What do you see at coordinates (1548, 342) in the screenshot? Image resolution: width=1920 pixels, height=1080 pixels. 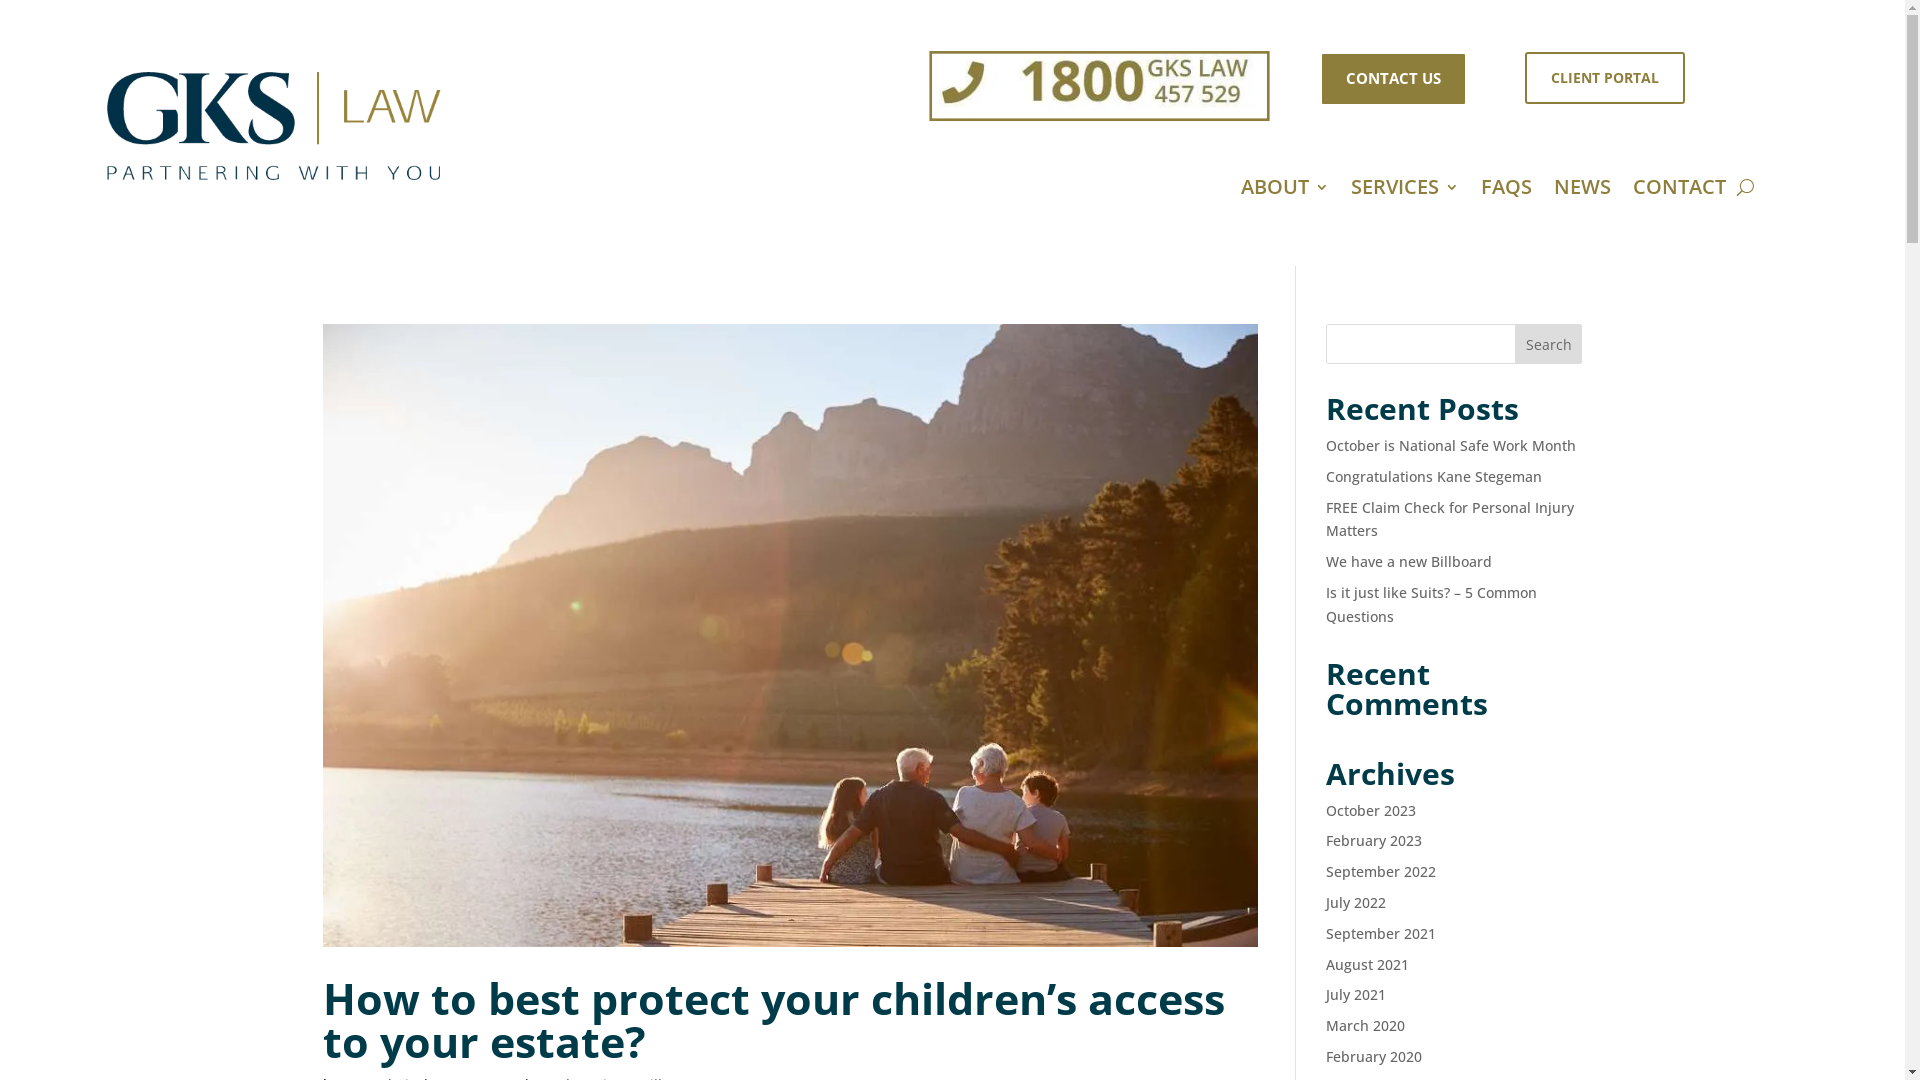 I see `'Search'` at bounding box center [1548, 342].